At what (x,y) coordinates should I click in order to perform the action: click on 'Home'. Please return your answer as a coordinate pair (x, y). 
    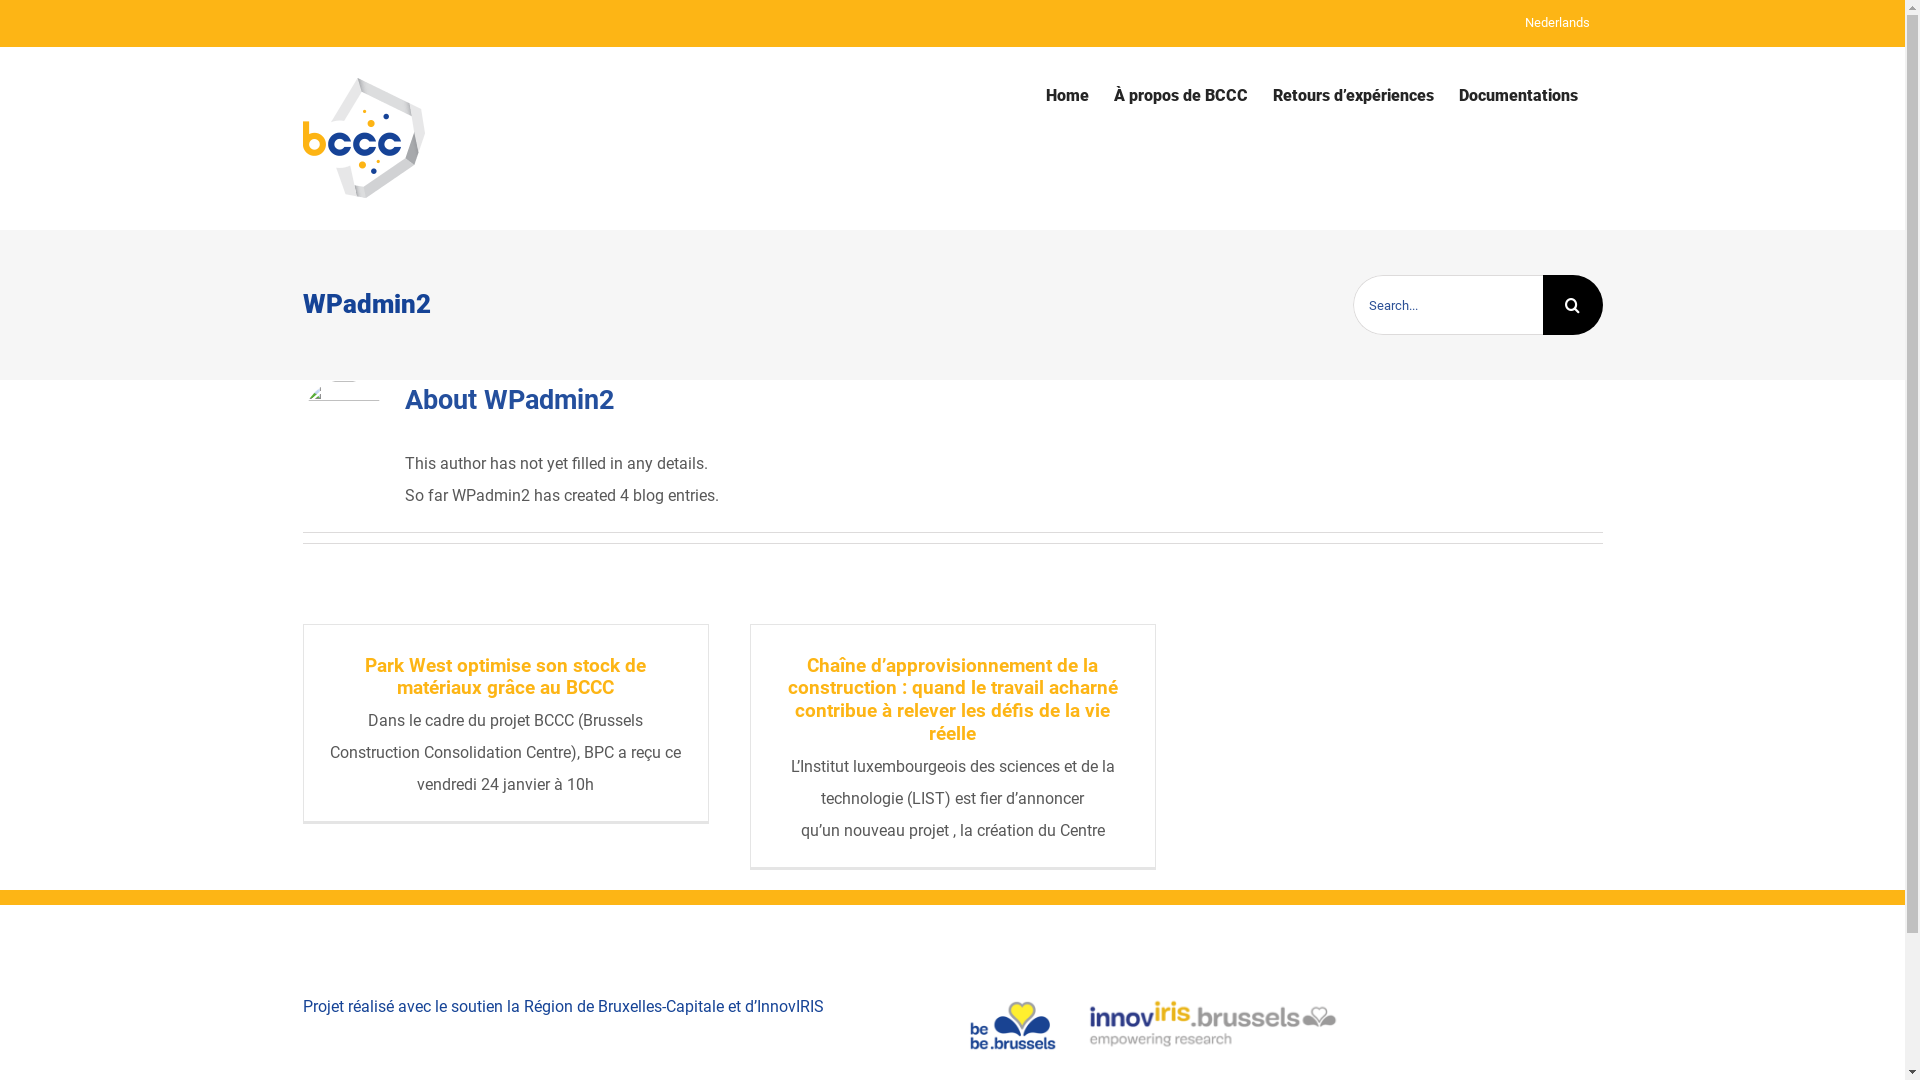
    Looking at the image, I should click on (1066, 95).